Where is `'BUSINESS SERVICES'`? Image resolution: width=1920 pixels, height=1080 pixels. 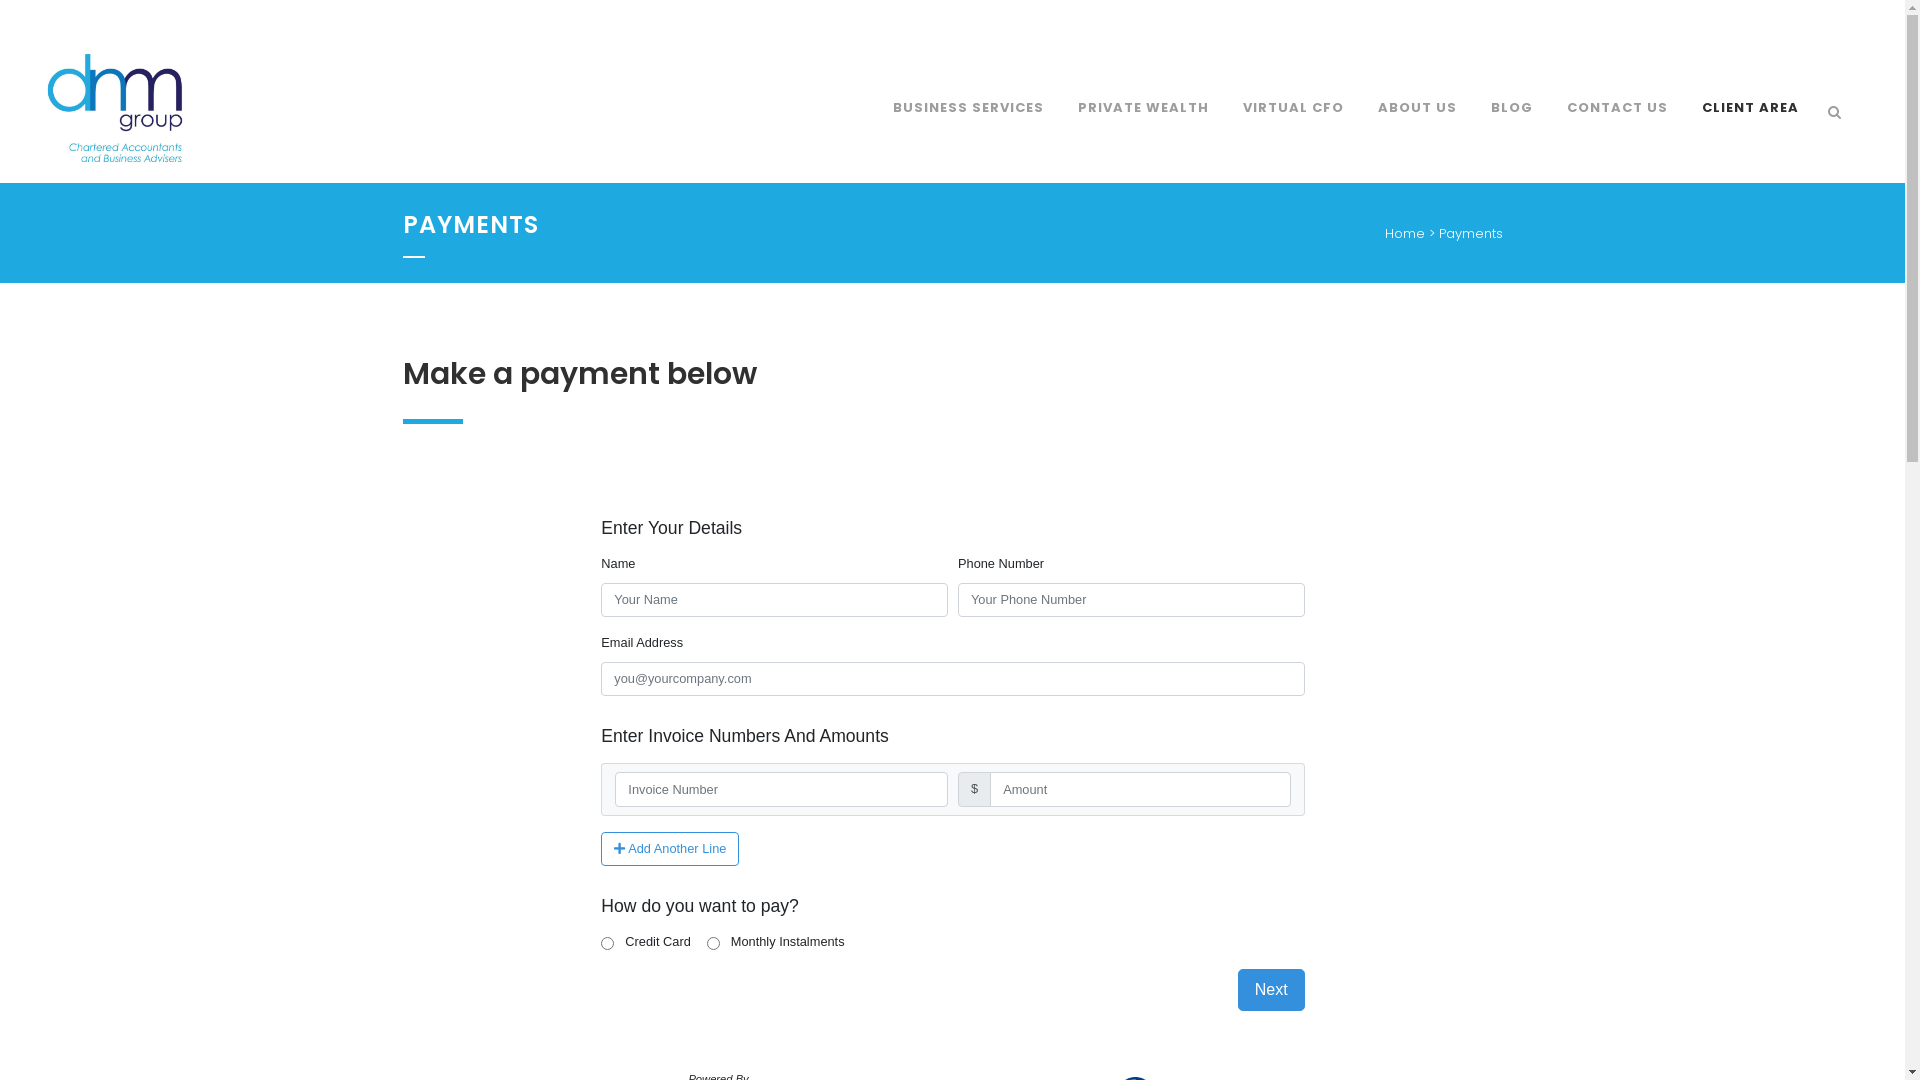 'BUSINESS SERVICES' is located at coordinates (968, 108).